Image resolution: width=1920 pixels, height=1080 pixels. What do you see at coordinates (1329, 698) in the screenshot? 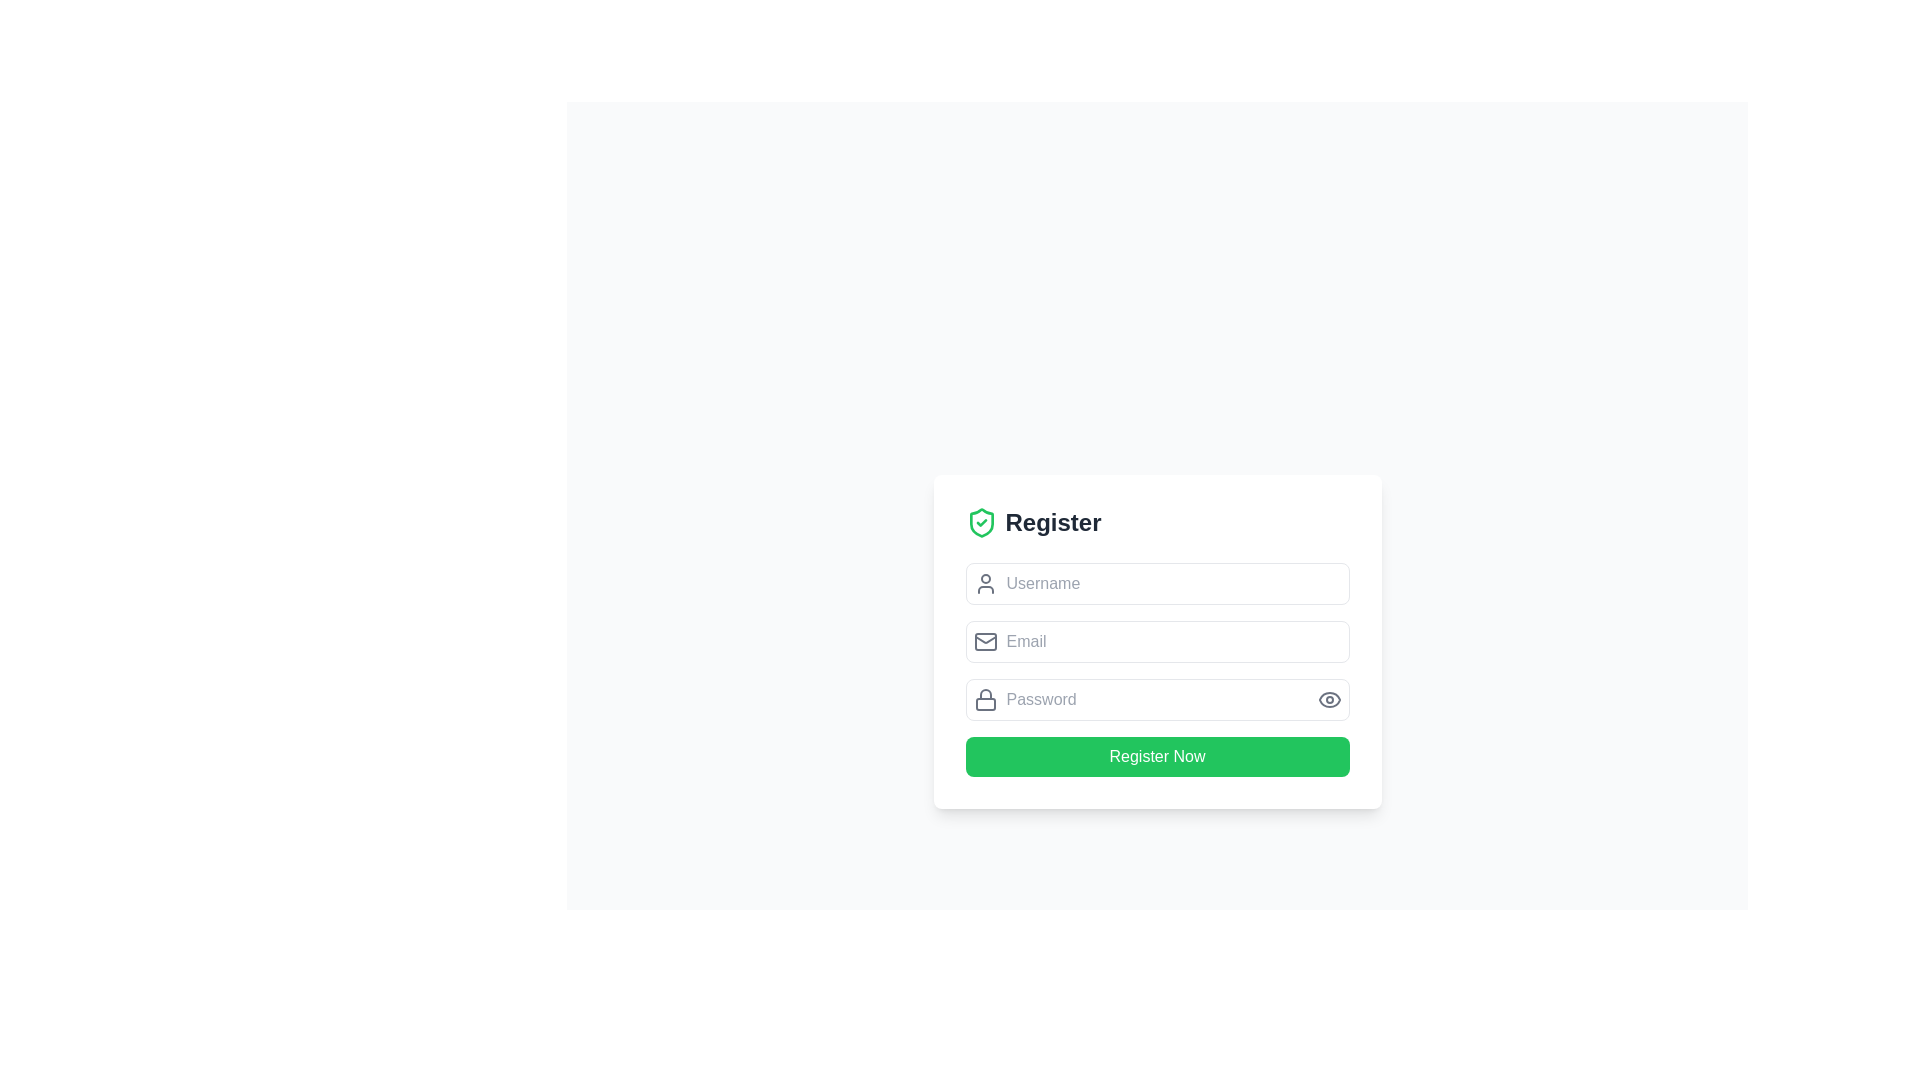
I see `the circular eye button with a gray outline located at the right end of the password input field` at bounding box center [1329, 698].